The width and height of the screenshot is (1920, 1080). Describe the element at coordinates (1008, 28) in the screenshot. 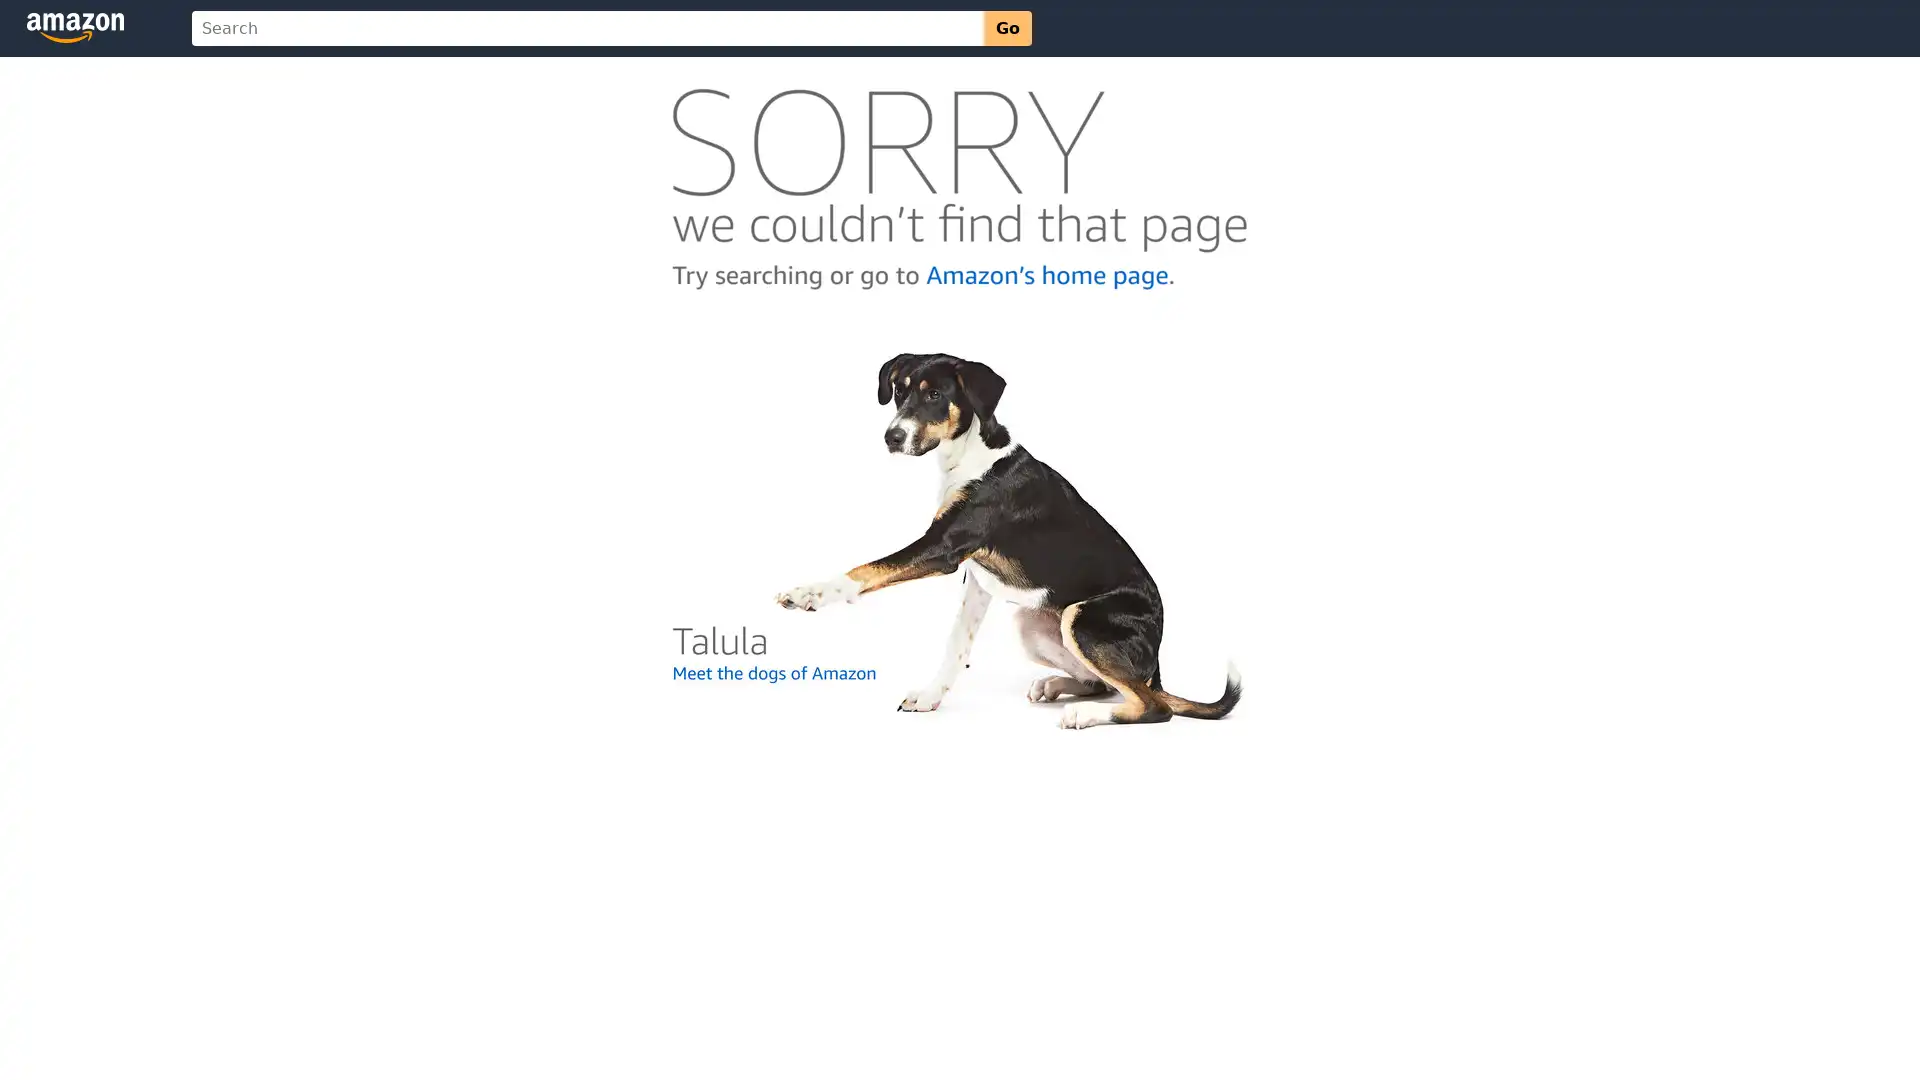

I see `Go` at that location.